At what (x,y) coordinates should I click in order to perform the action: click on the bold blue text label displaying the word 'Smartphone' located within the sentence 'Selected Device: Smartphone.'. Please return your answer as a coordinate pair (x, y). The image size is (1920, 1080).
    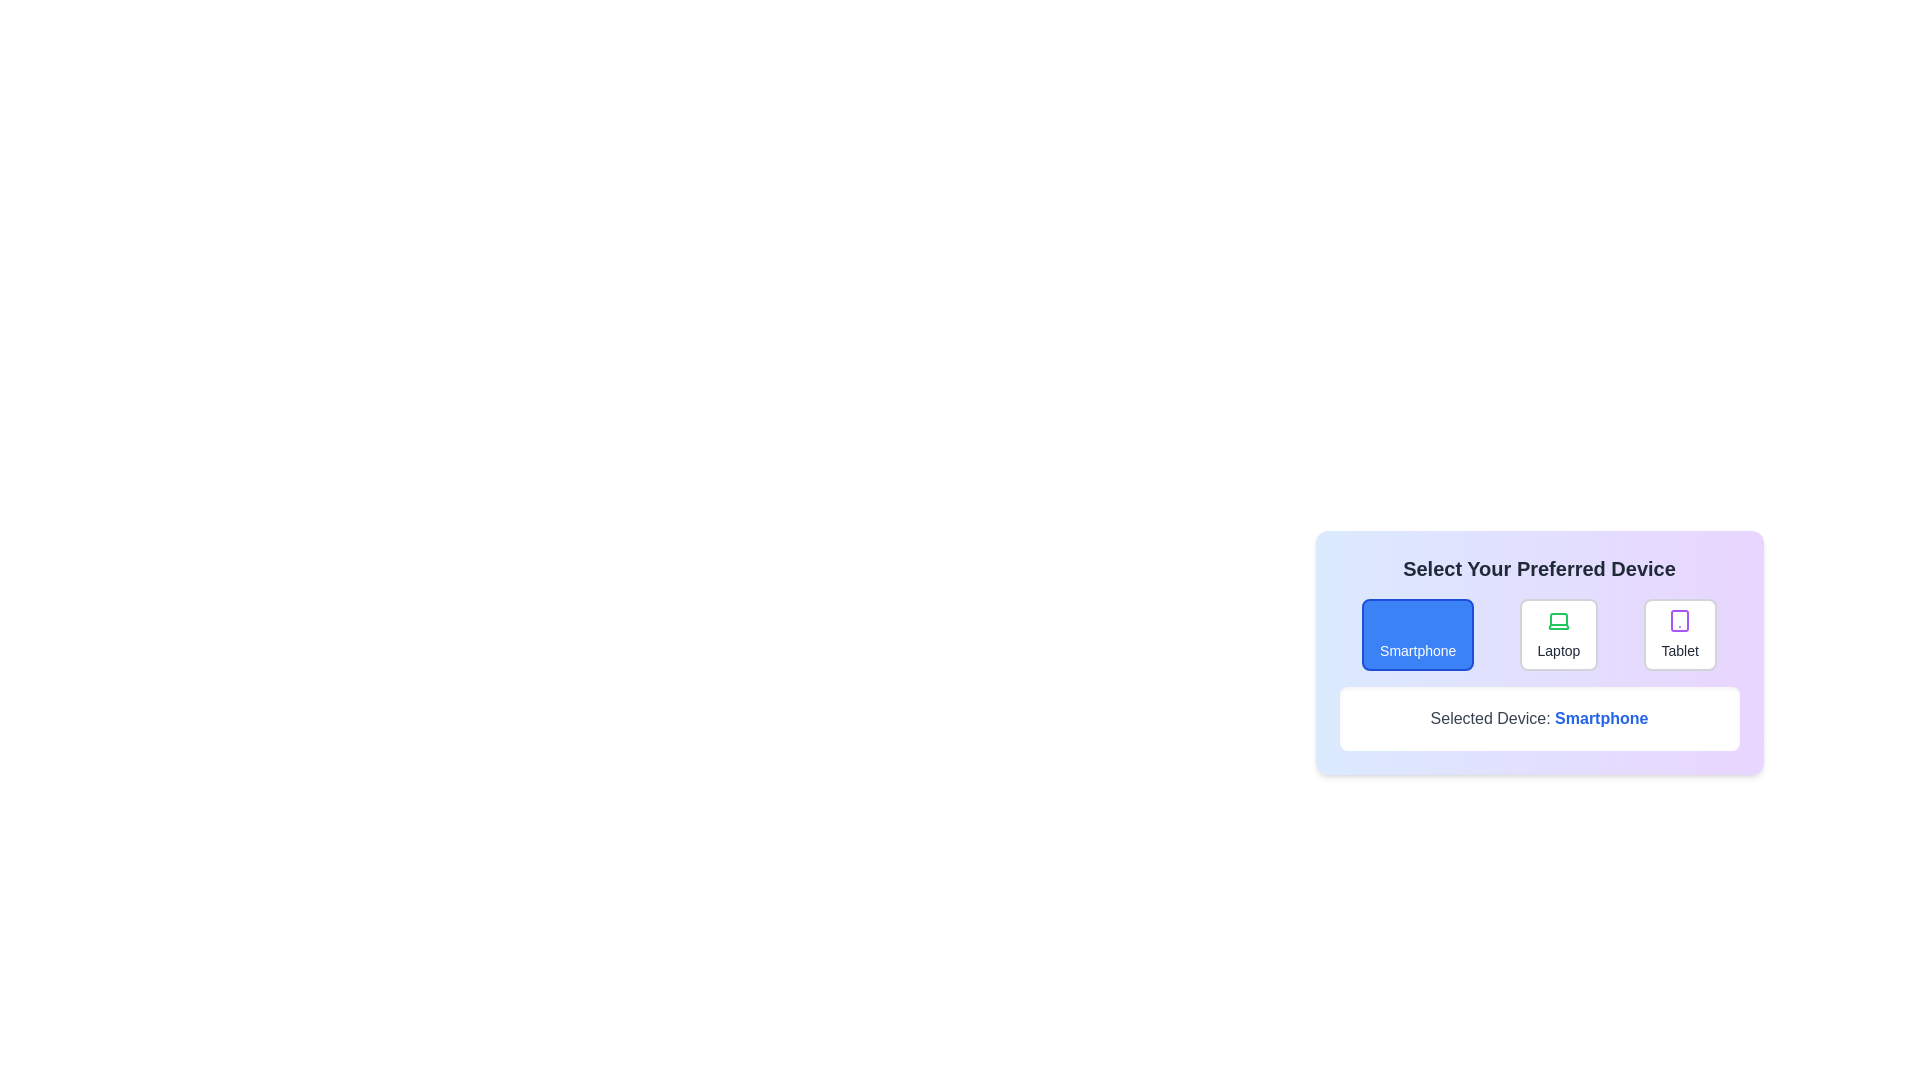
    Looking at the image, I should click on (1601, 717).